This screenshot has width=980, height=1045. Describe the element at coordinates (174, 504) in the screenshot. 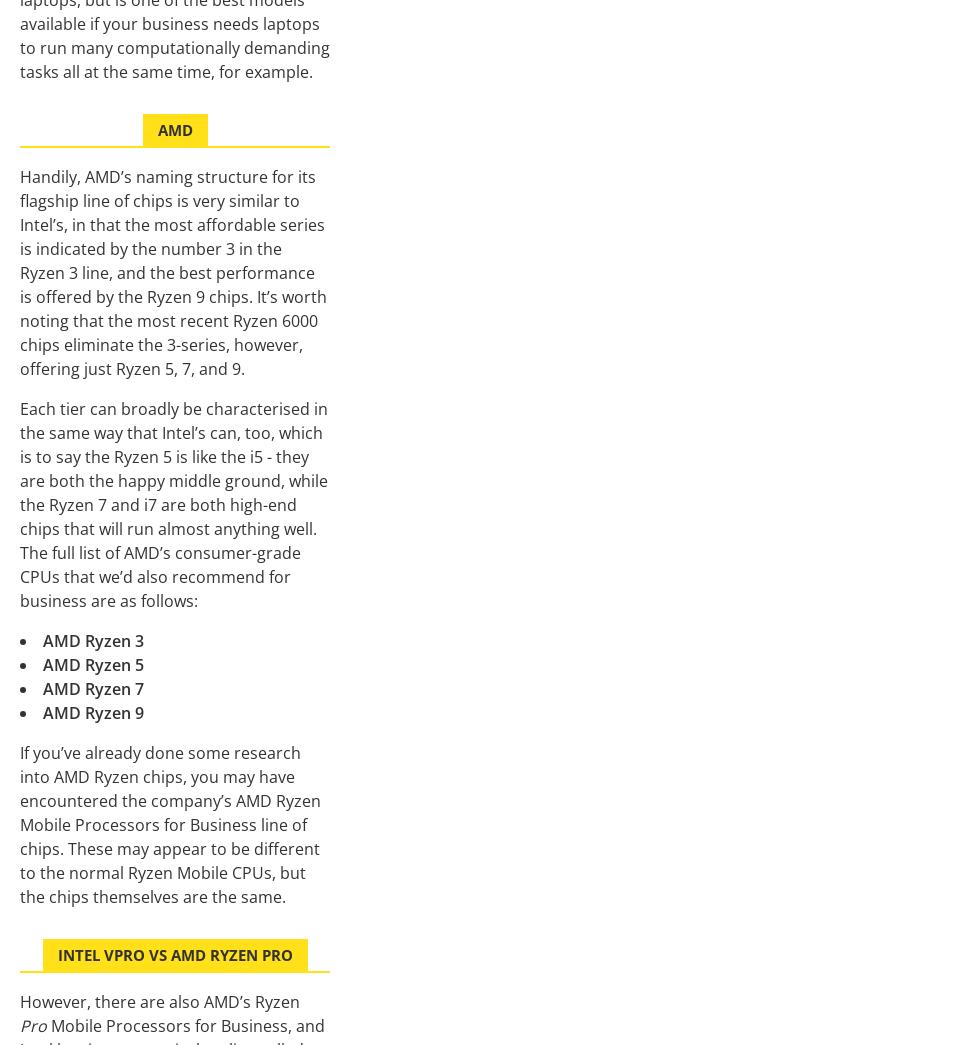

I see `'Each tier can broadly be characterised in the same way that Intel’s can, too, which is to say the Ryzen 5 is like the i5 - they are both the happy middle ground, while the Ryzen 7 and i7 are both high-end chips that will run almost anything well. The full list of AMD’s consumer-grade CPUs that we’d also recommend for business are as follows:'` at that location.